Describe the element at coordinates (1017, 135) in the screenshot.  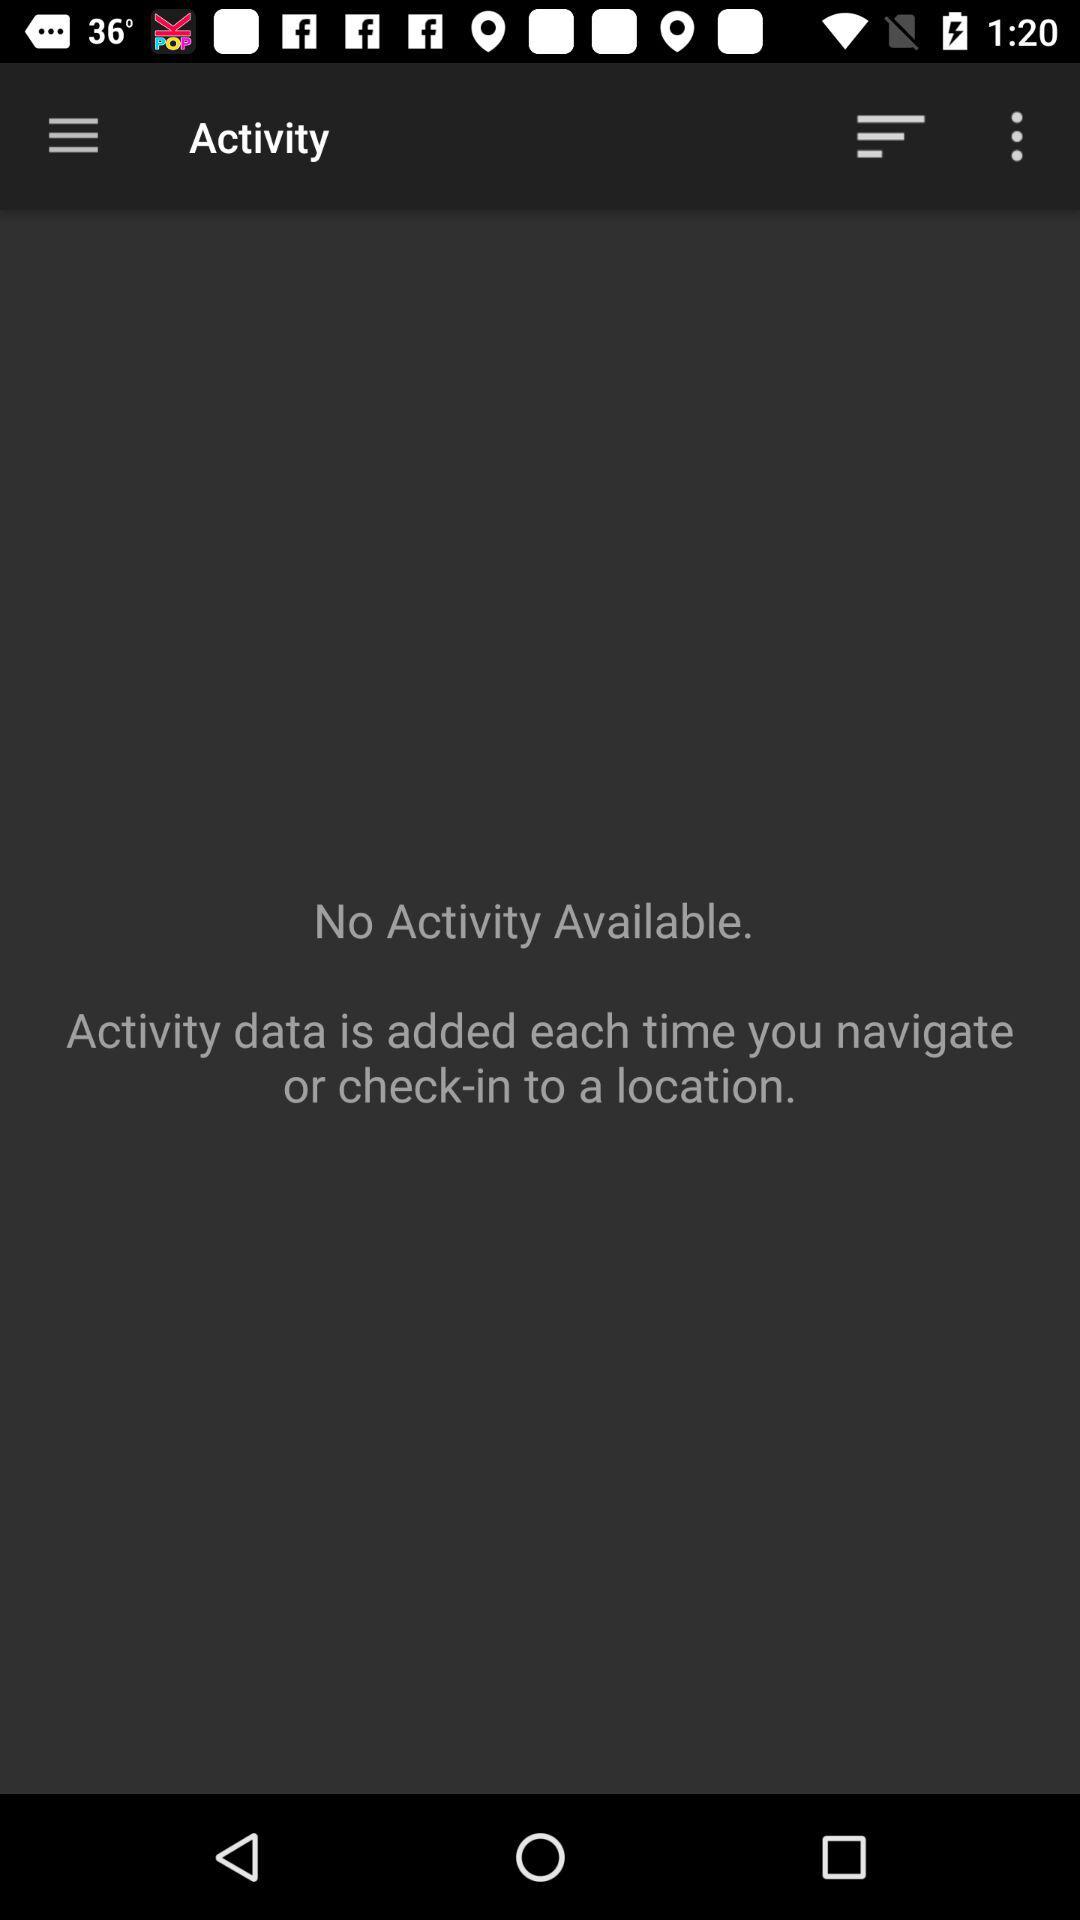
I see `more options` at that location.